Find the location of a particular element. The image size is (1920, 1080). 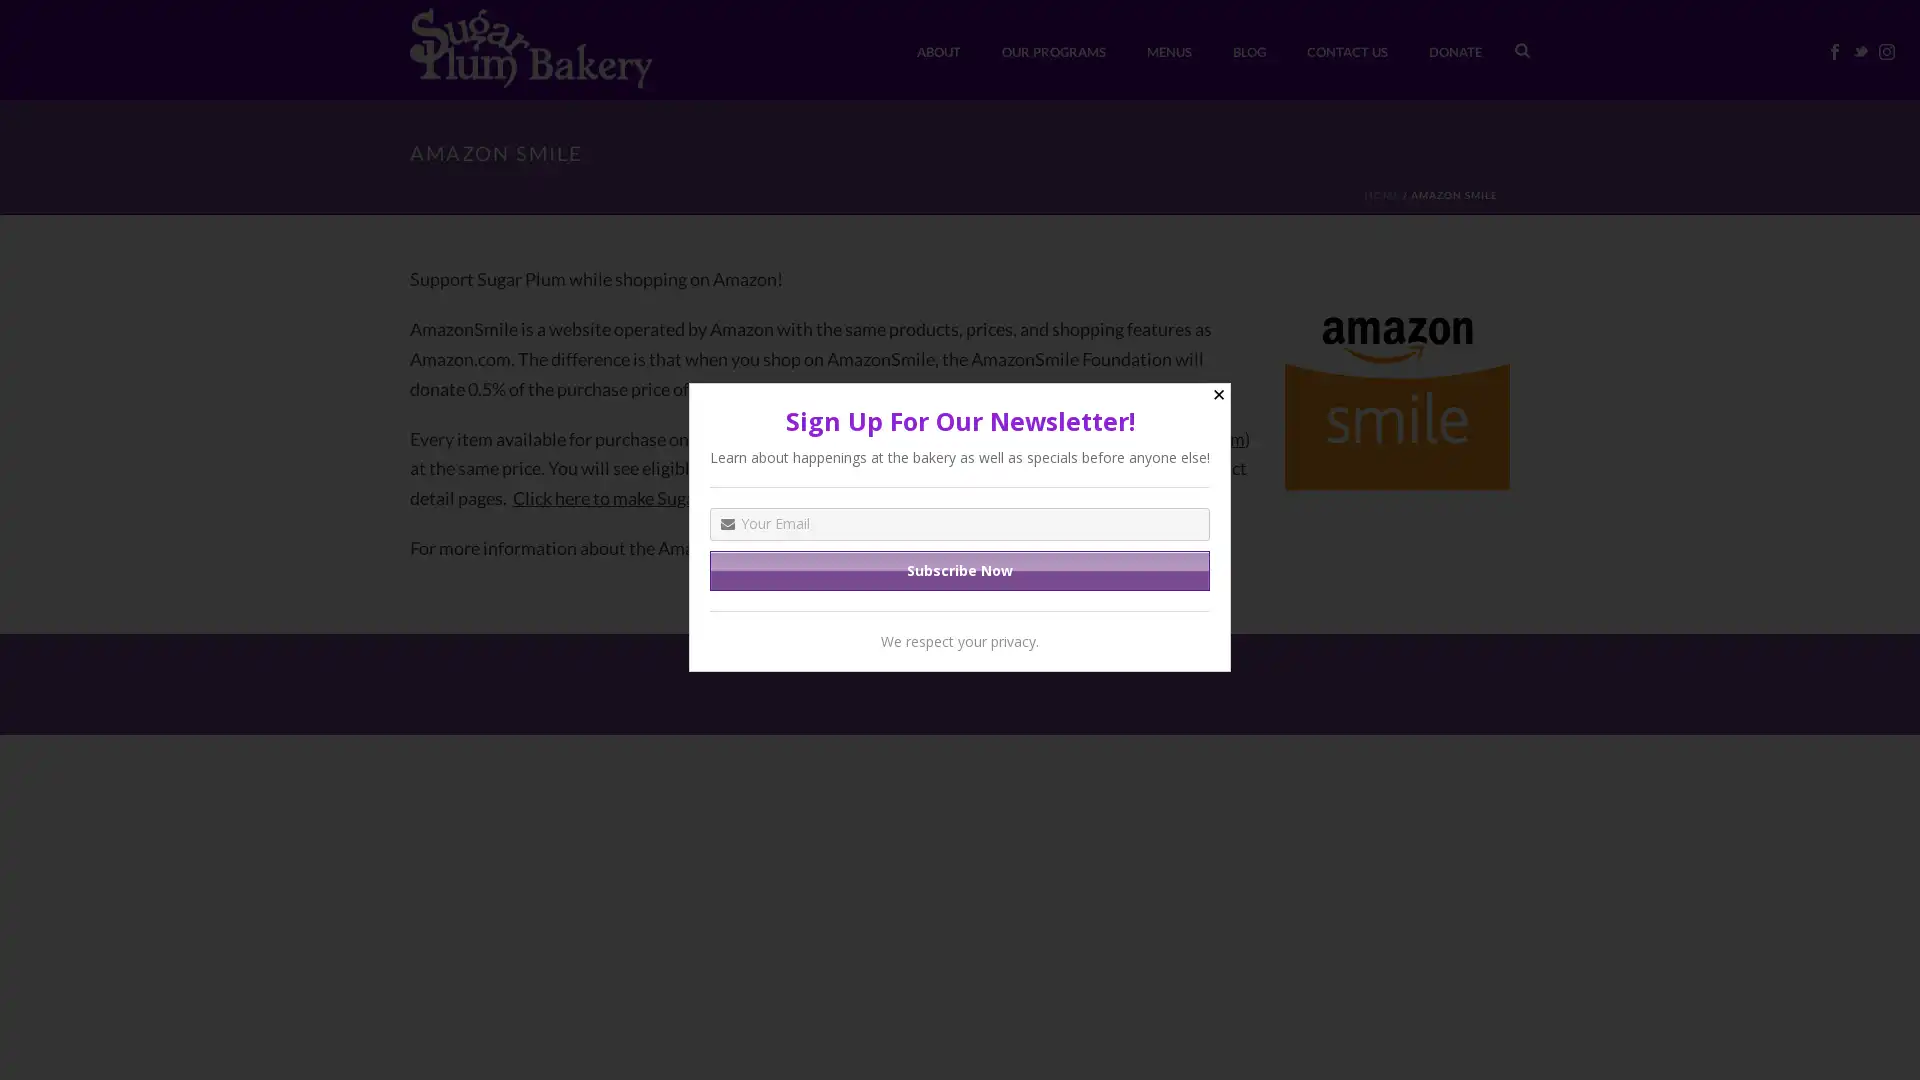

Subscribe Now is located at coordinates (960, 570).